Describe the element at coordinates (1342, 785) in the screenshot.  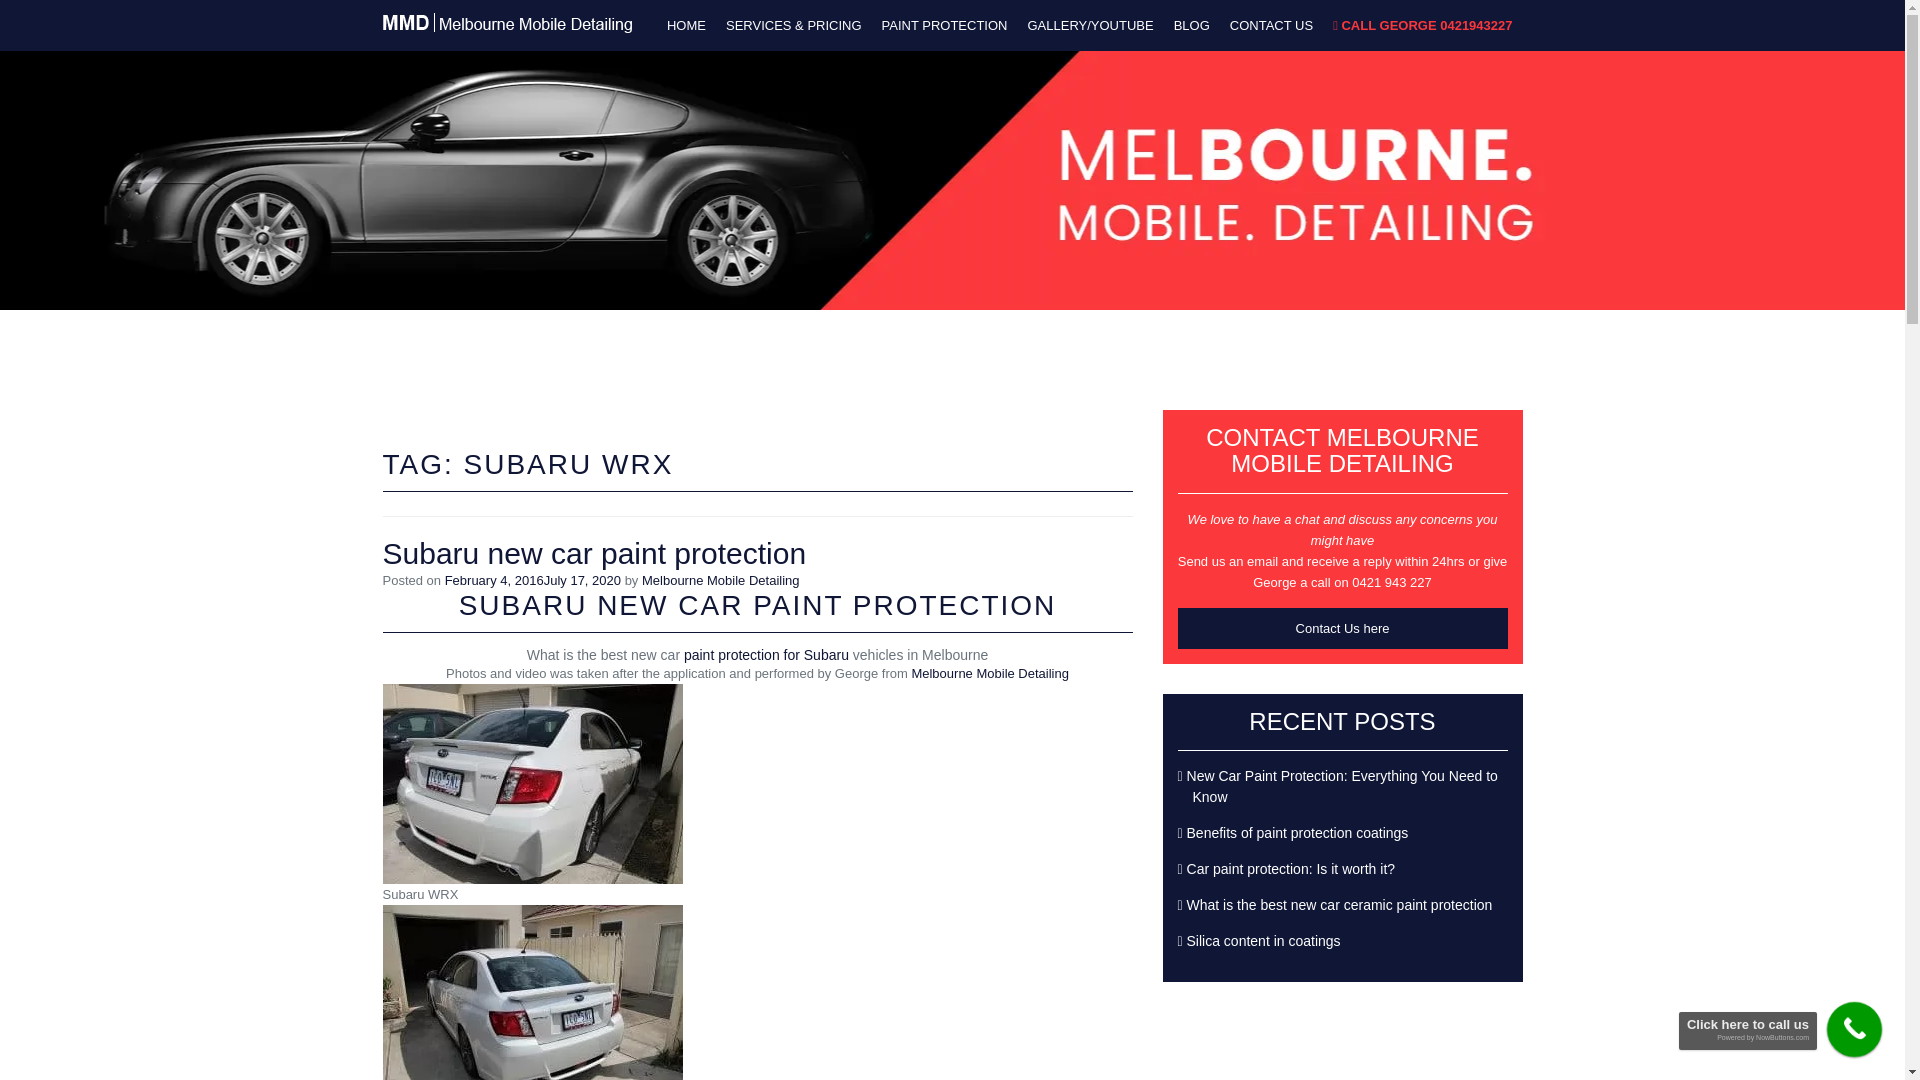
I see `'New Car Paint Protection: Everything You Need to Know'` at that location.